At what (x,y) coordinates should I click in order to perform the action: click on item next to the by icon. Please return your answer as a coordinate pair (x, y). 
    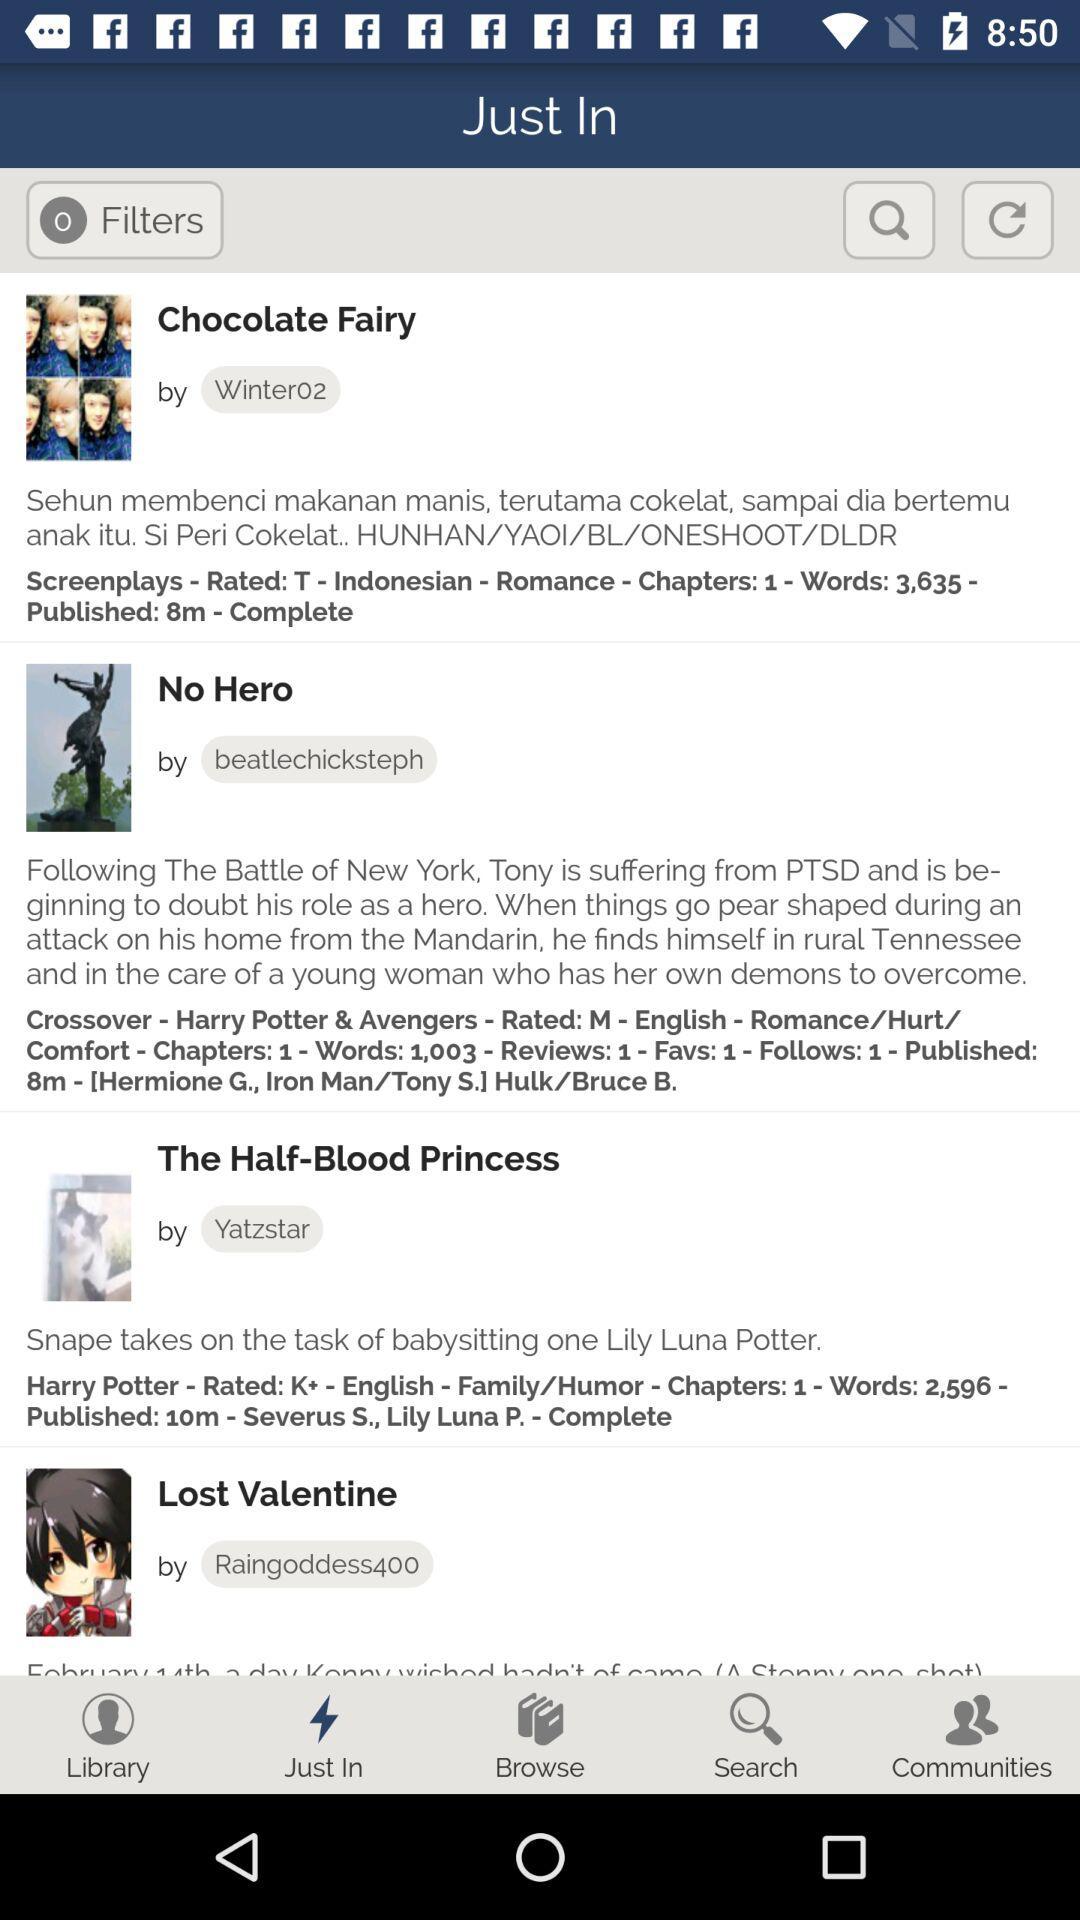
    Looking at the image, I should click on (316, 1563).